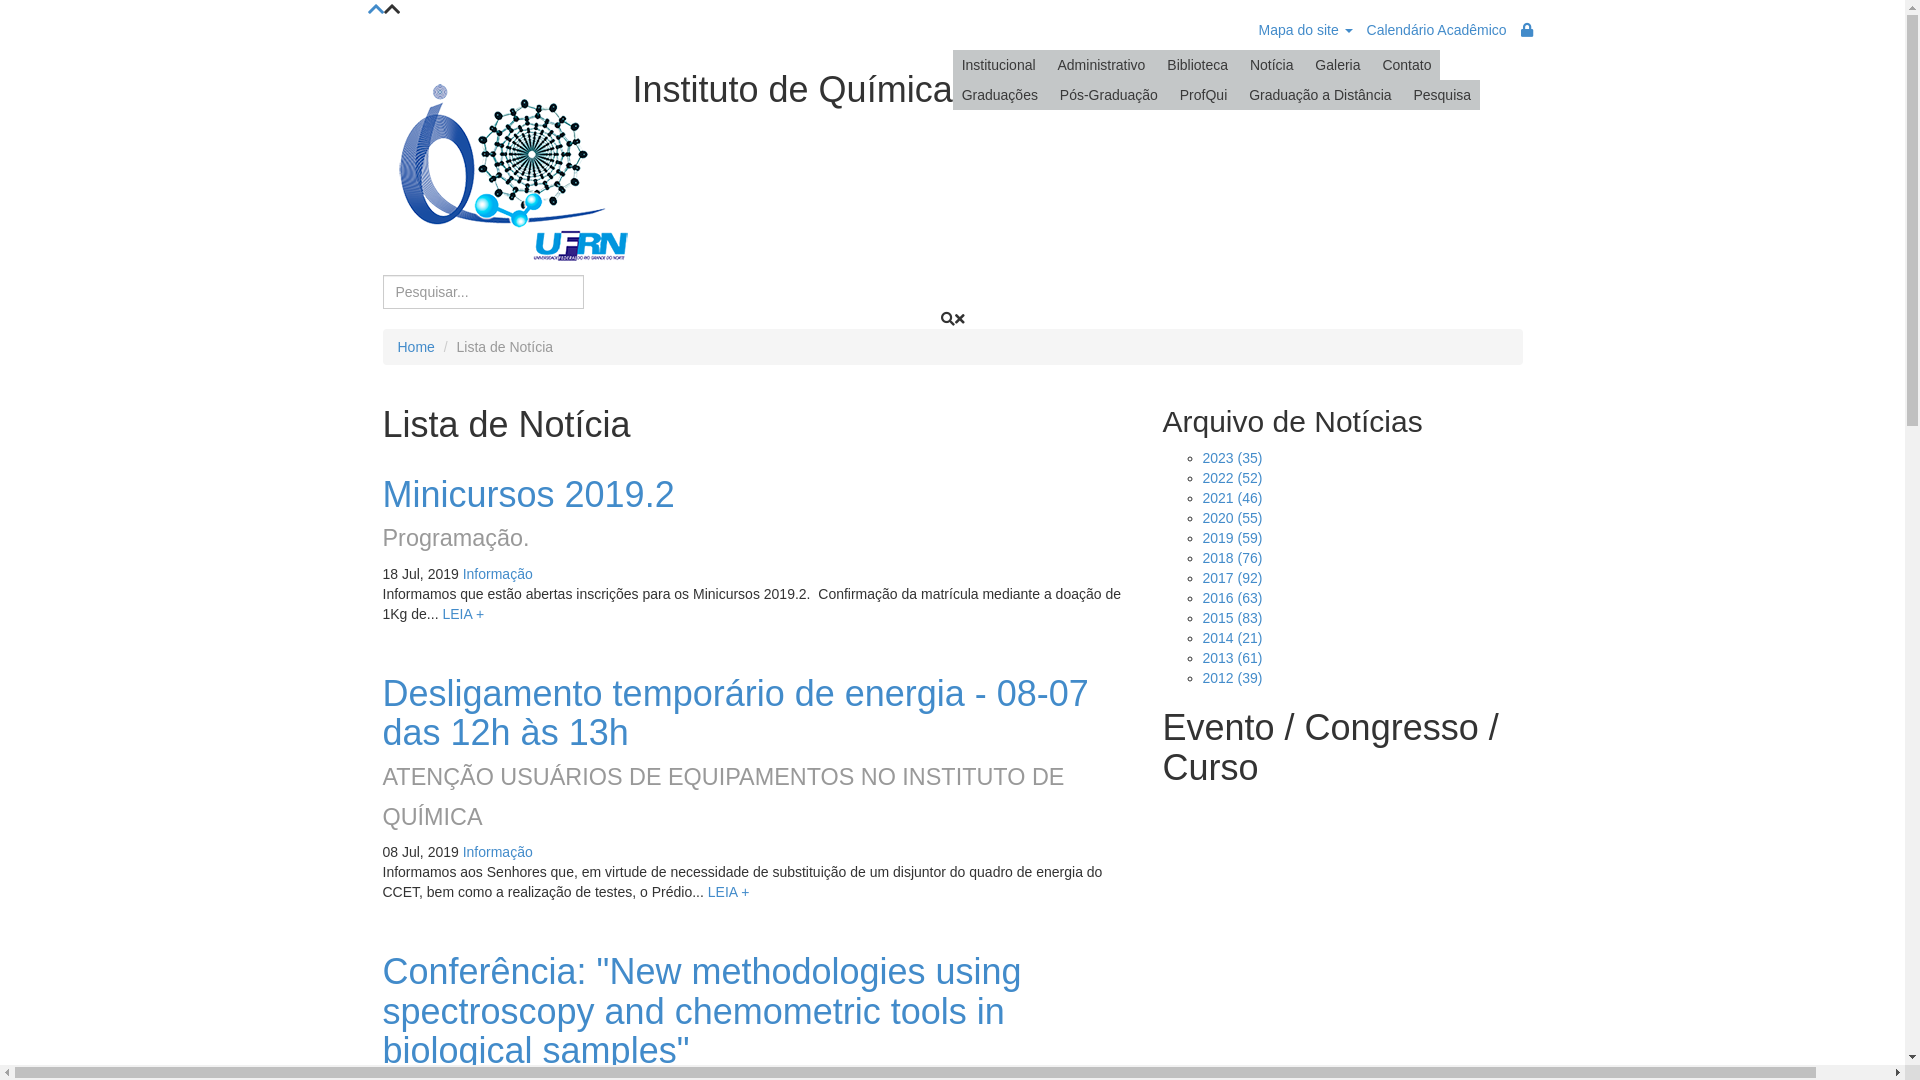 This screenshot has height=1080, width=1920. I want to click on 'Contato', so click(1371, 64).